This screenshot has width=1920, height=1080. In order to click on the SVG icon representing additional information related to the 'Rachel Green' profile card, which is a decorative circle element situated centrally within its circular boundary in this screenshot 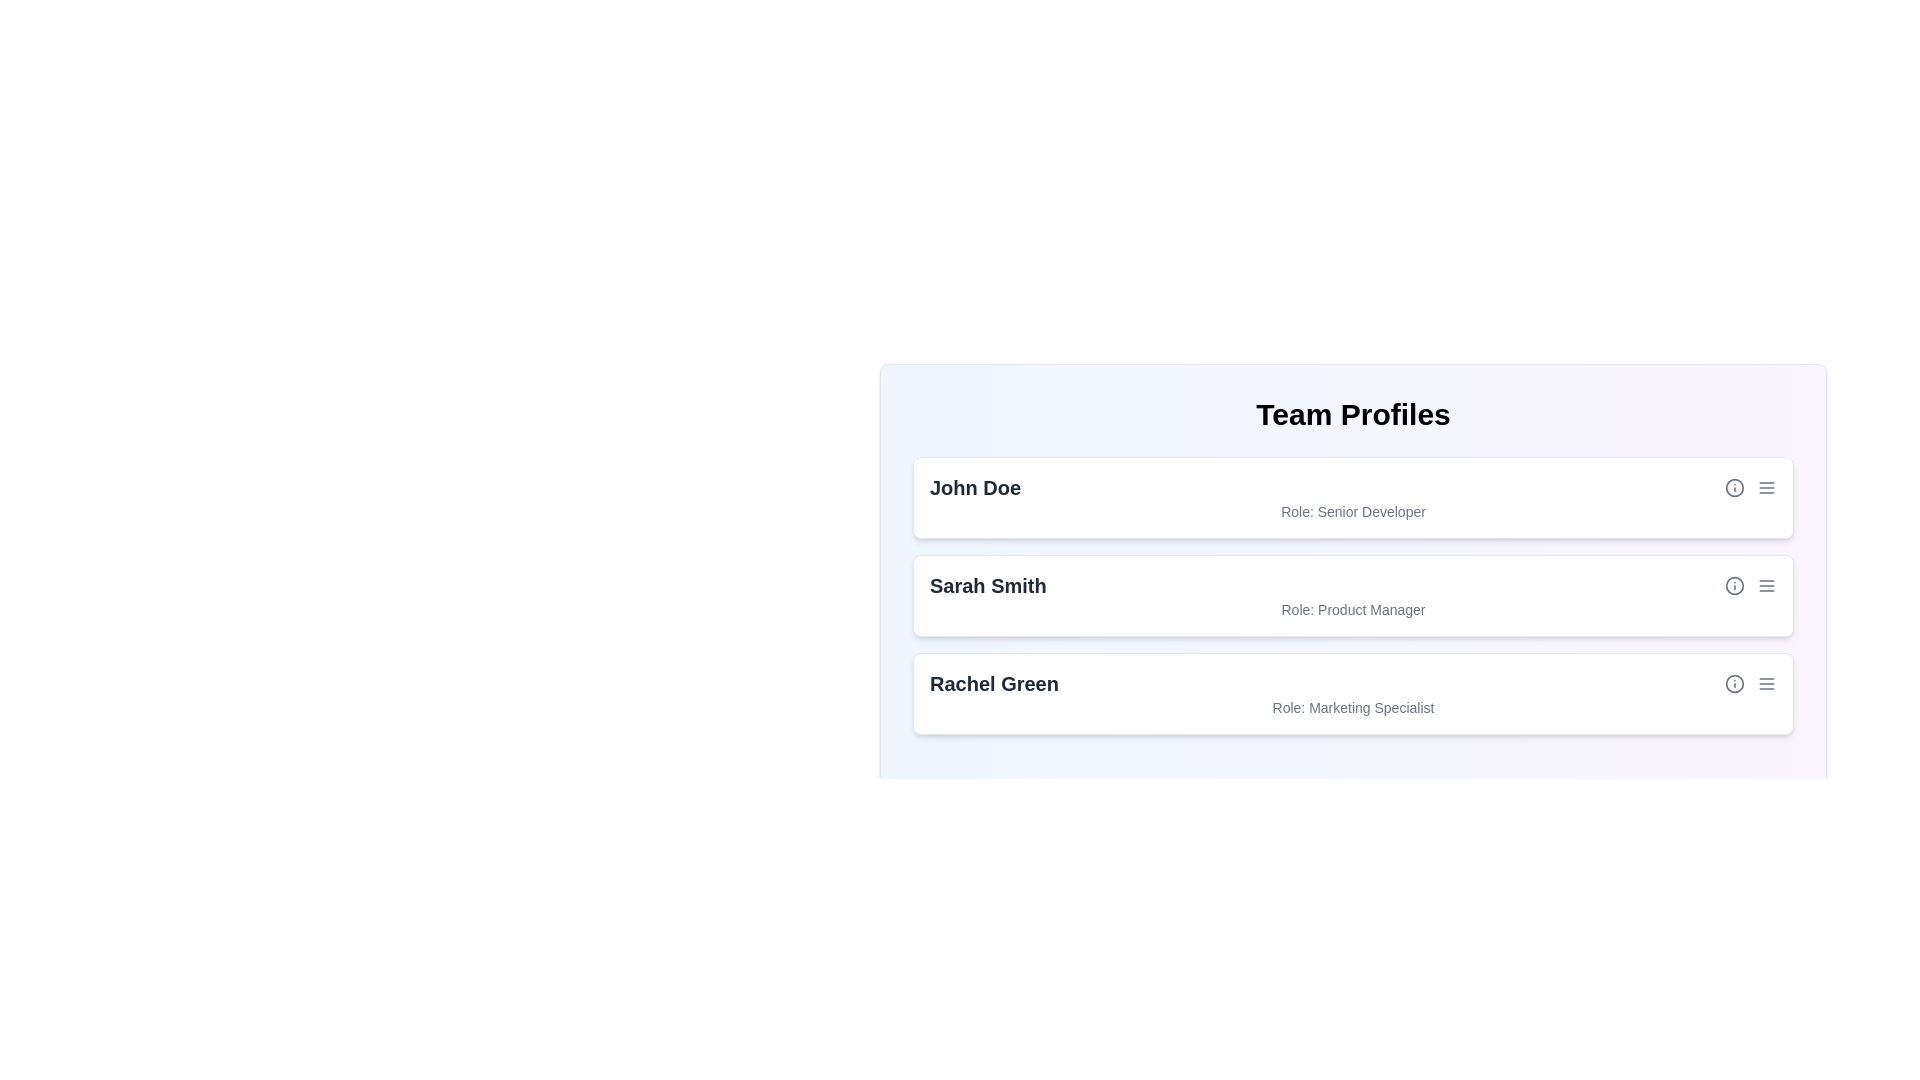, I will do `click(1733, 682)`.